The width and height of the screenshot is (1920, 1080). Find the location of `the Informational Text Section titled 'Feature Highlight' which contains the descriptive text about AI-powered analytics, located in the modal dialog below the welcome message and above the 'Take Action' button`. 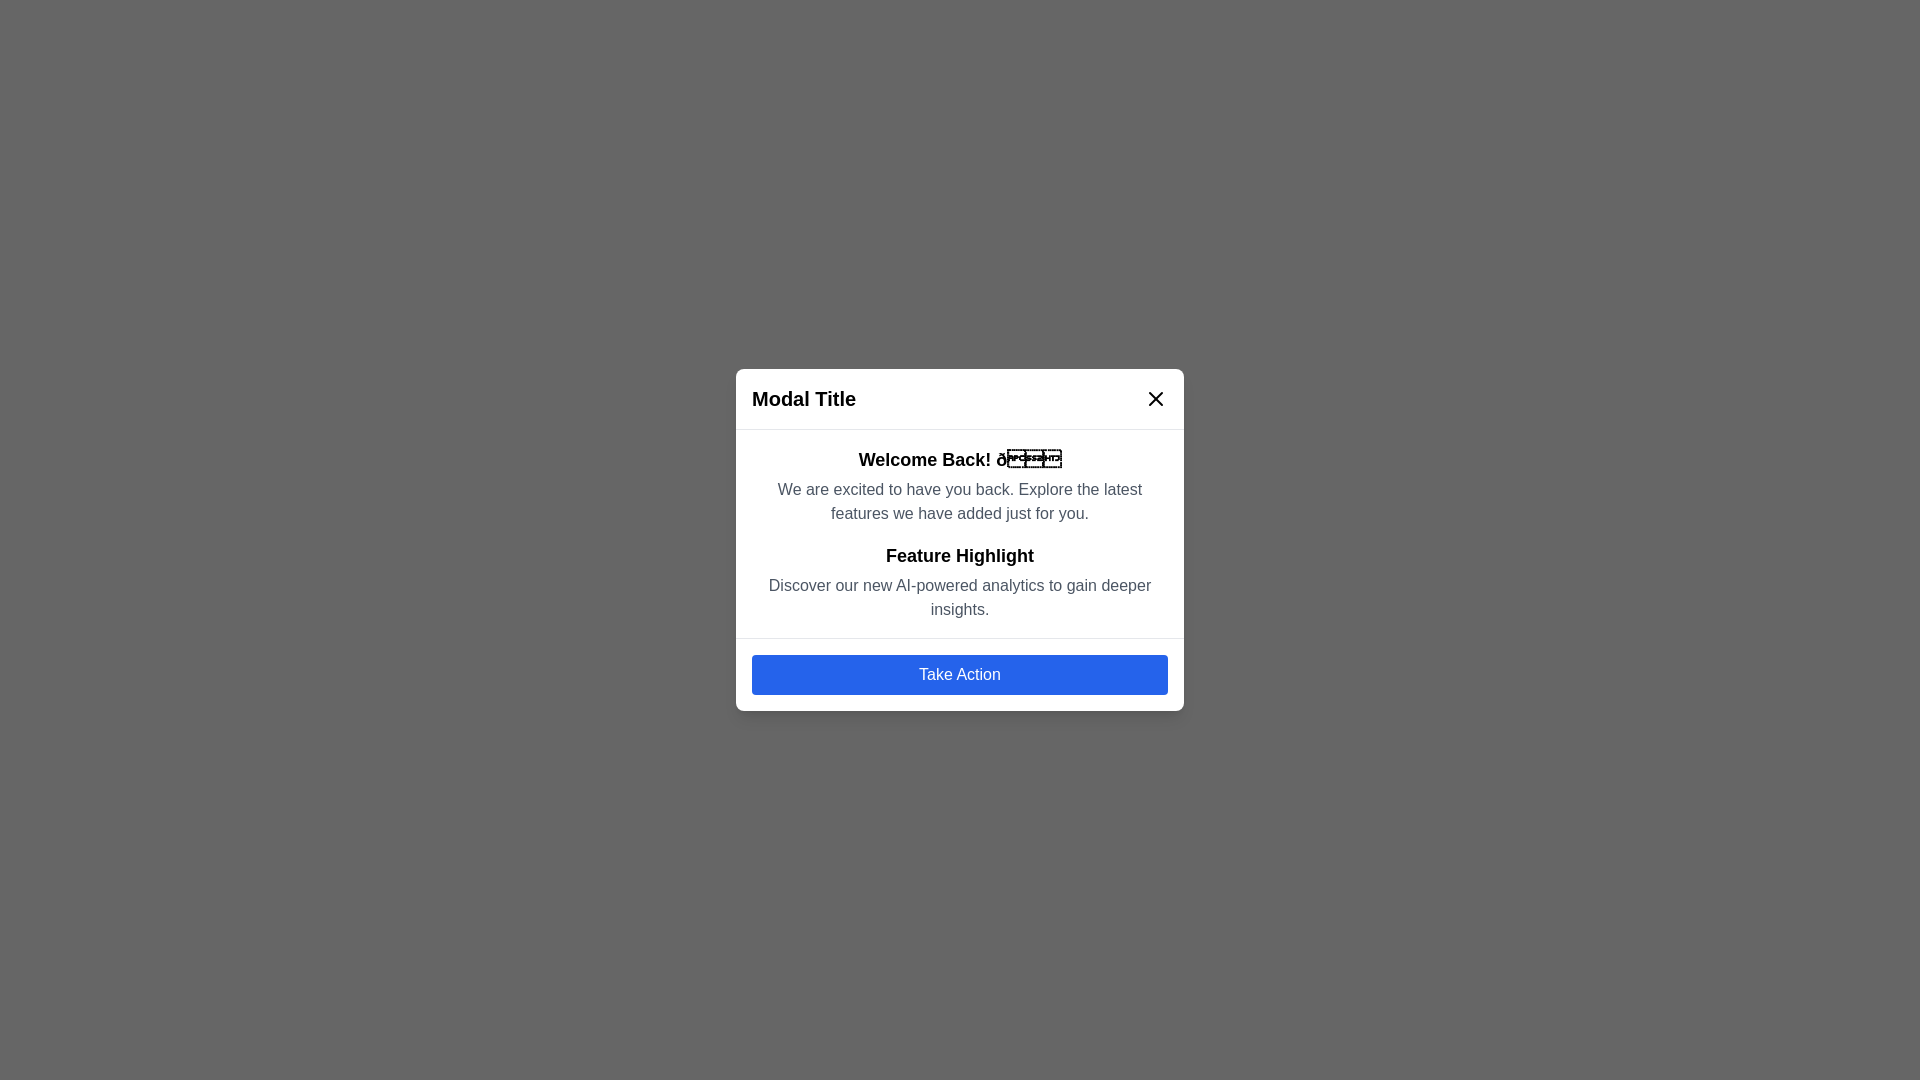

the Informational Text Section titled 'Feature Highlight' which contains the descriptive text about AI-powered analytics, located in the modal dialog below the welcome message and above the 'Take Action' button is located at coordinates (960, 582).